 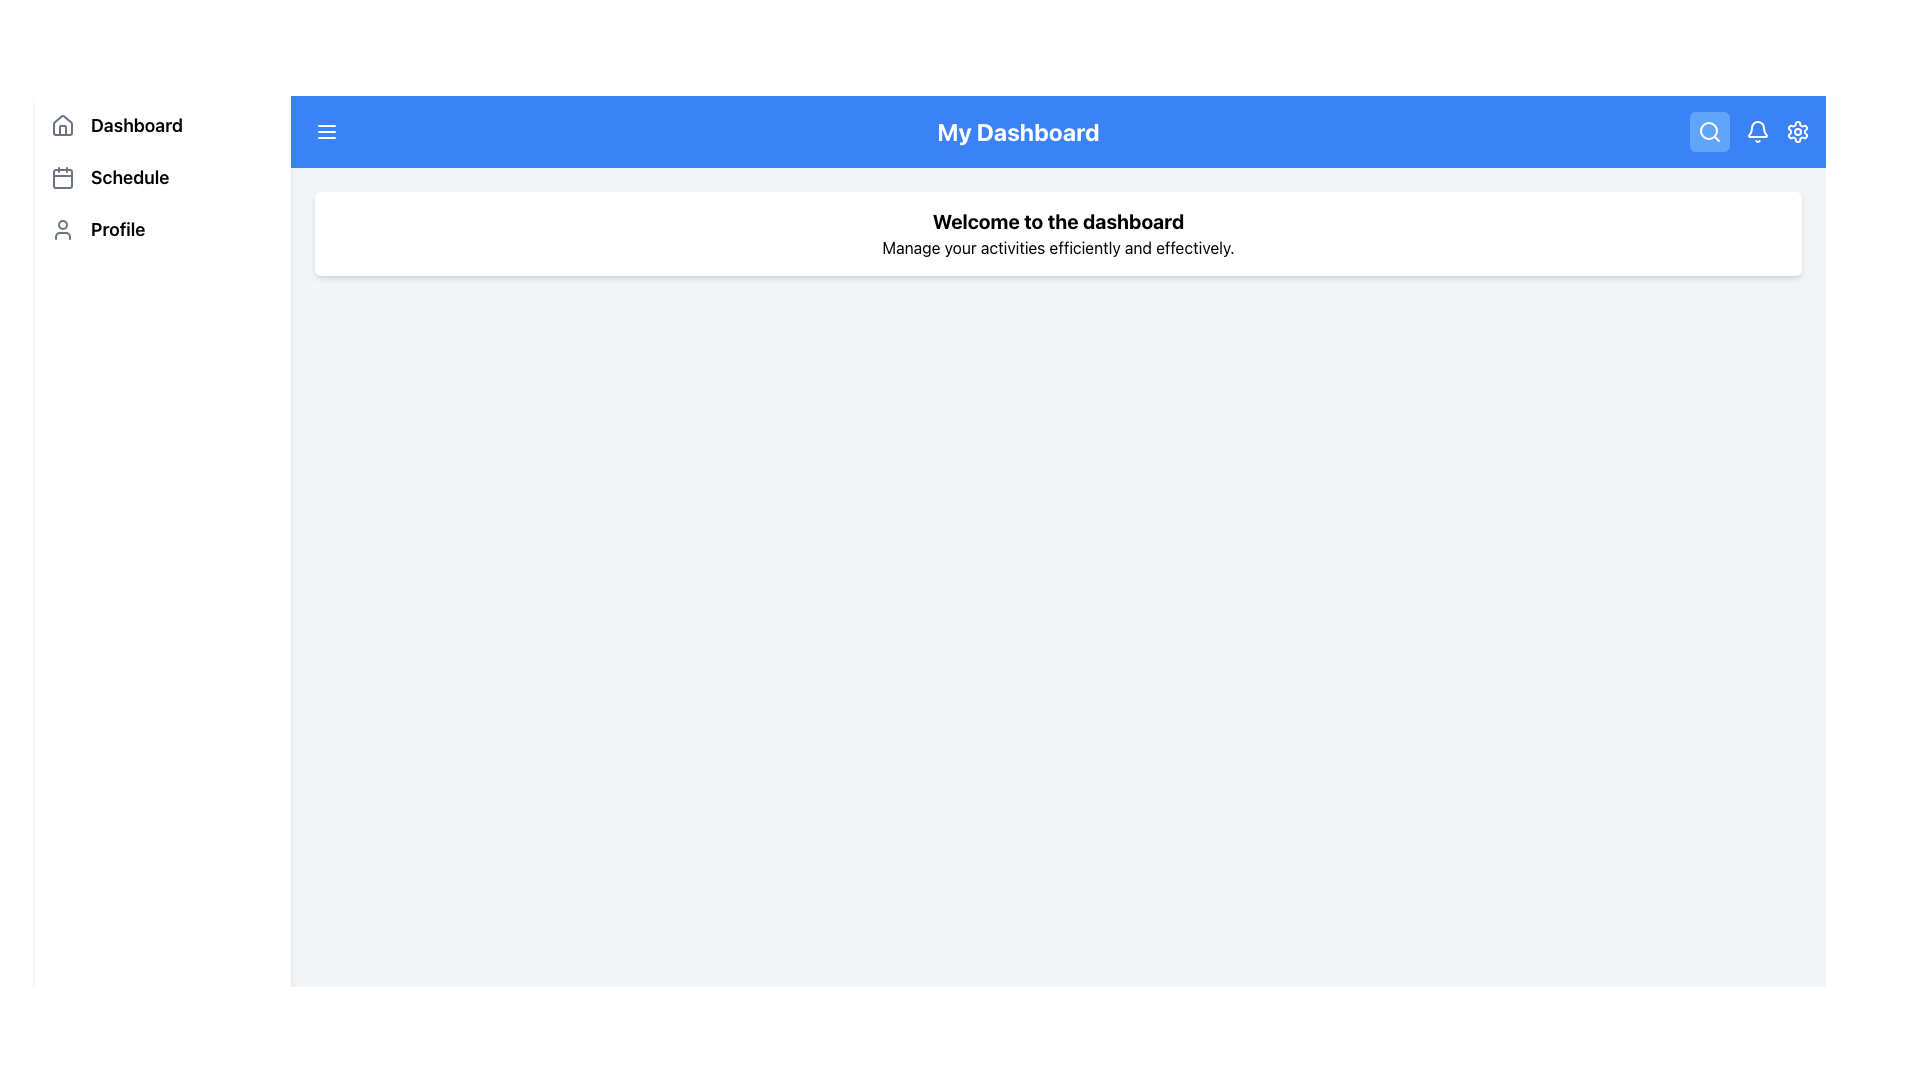 I want to click on the gear-shaped icon located in the top right corner of the blue navigation bar, so click(x=1797, y=131).